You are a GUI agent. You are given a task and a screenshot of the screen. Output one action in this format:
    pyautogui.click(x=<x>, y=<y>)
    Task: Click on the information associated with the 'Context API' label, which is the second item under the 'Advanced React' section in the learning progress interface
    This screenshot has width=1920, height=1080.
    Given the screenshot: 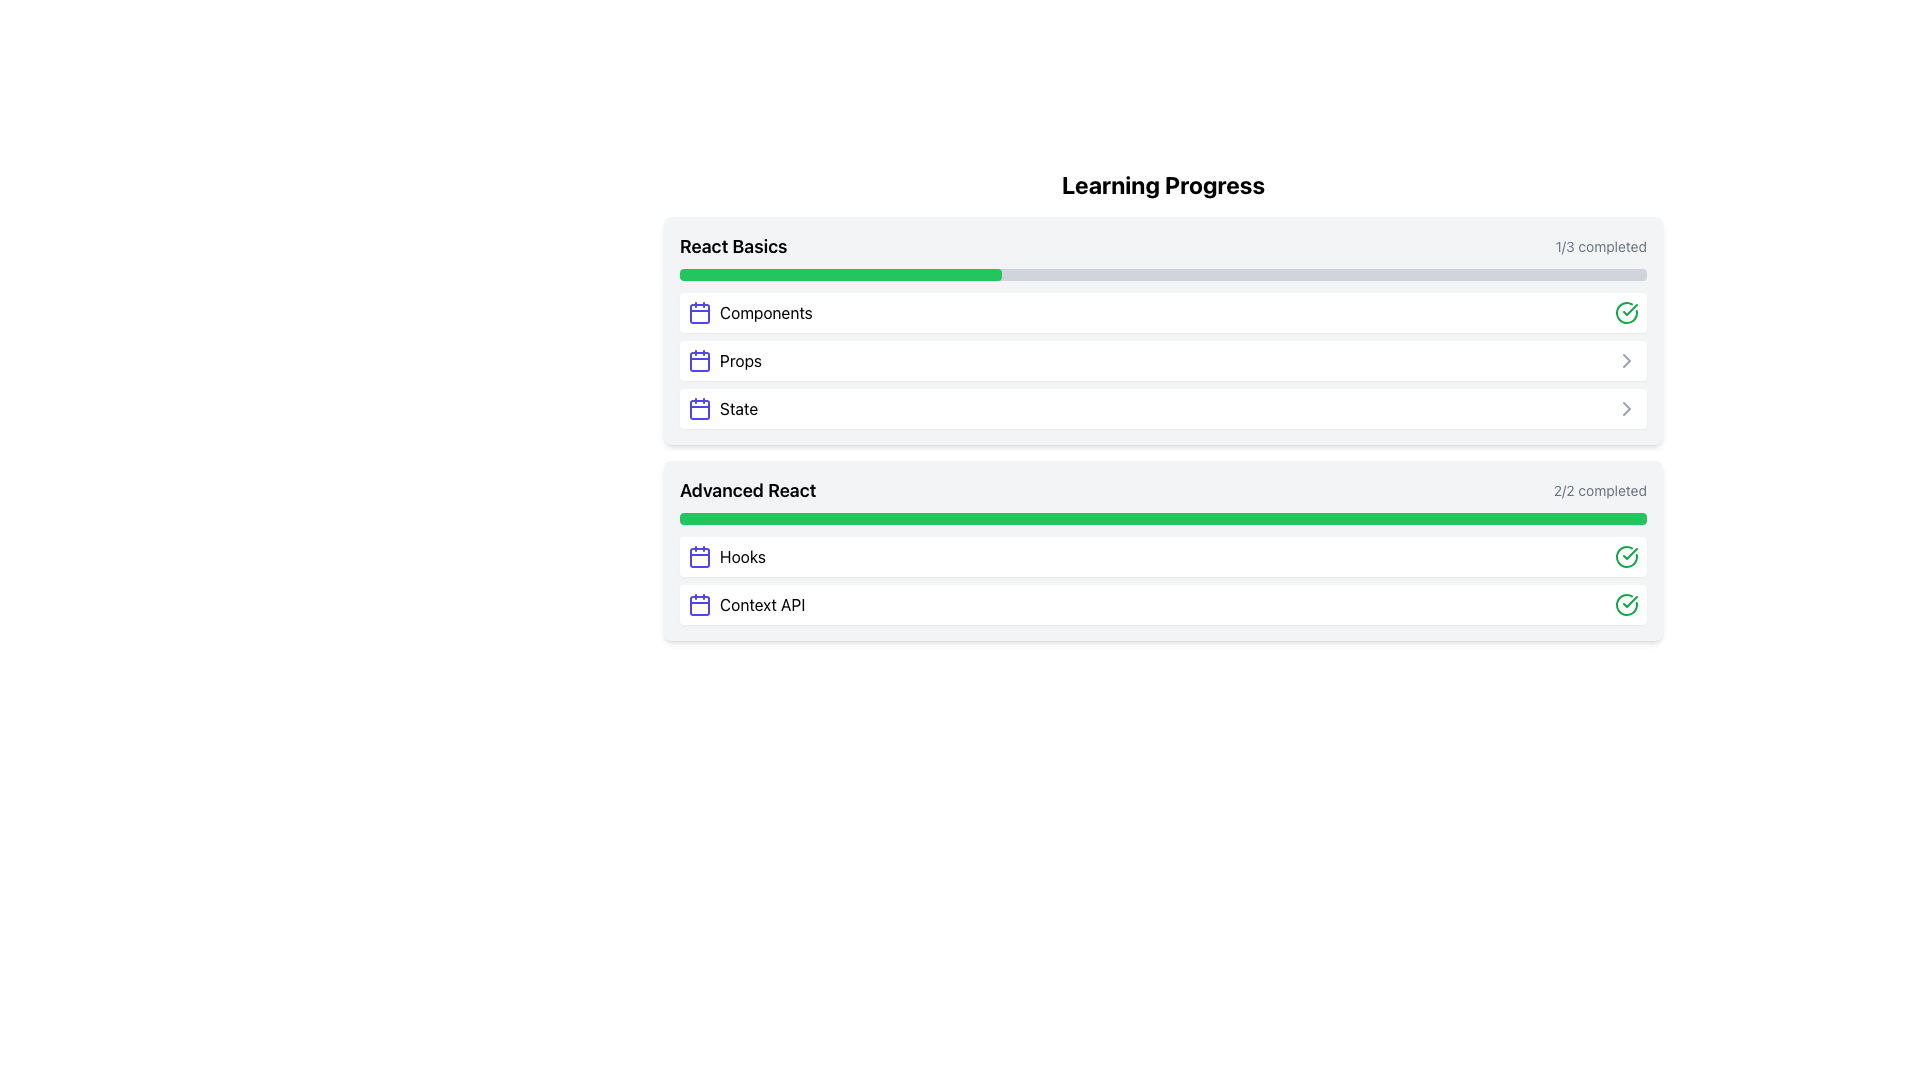 What is the action you would take?
    pyautogui.click(x=745, y=604)
    